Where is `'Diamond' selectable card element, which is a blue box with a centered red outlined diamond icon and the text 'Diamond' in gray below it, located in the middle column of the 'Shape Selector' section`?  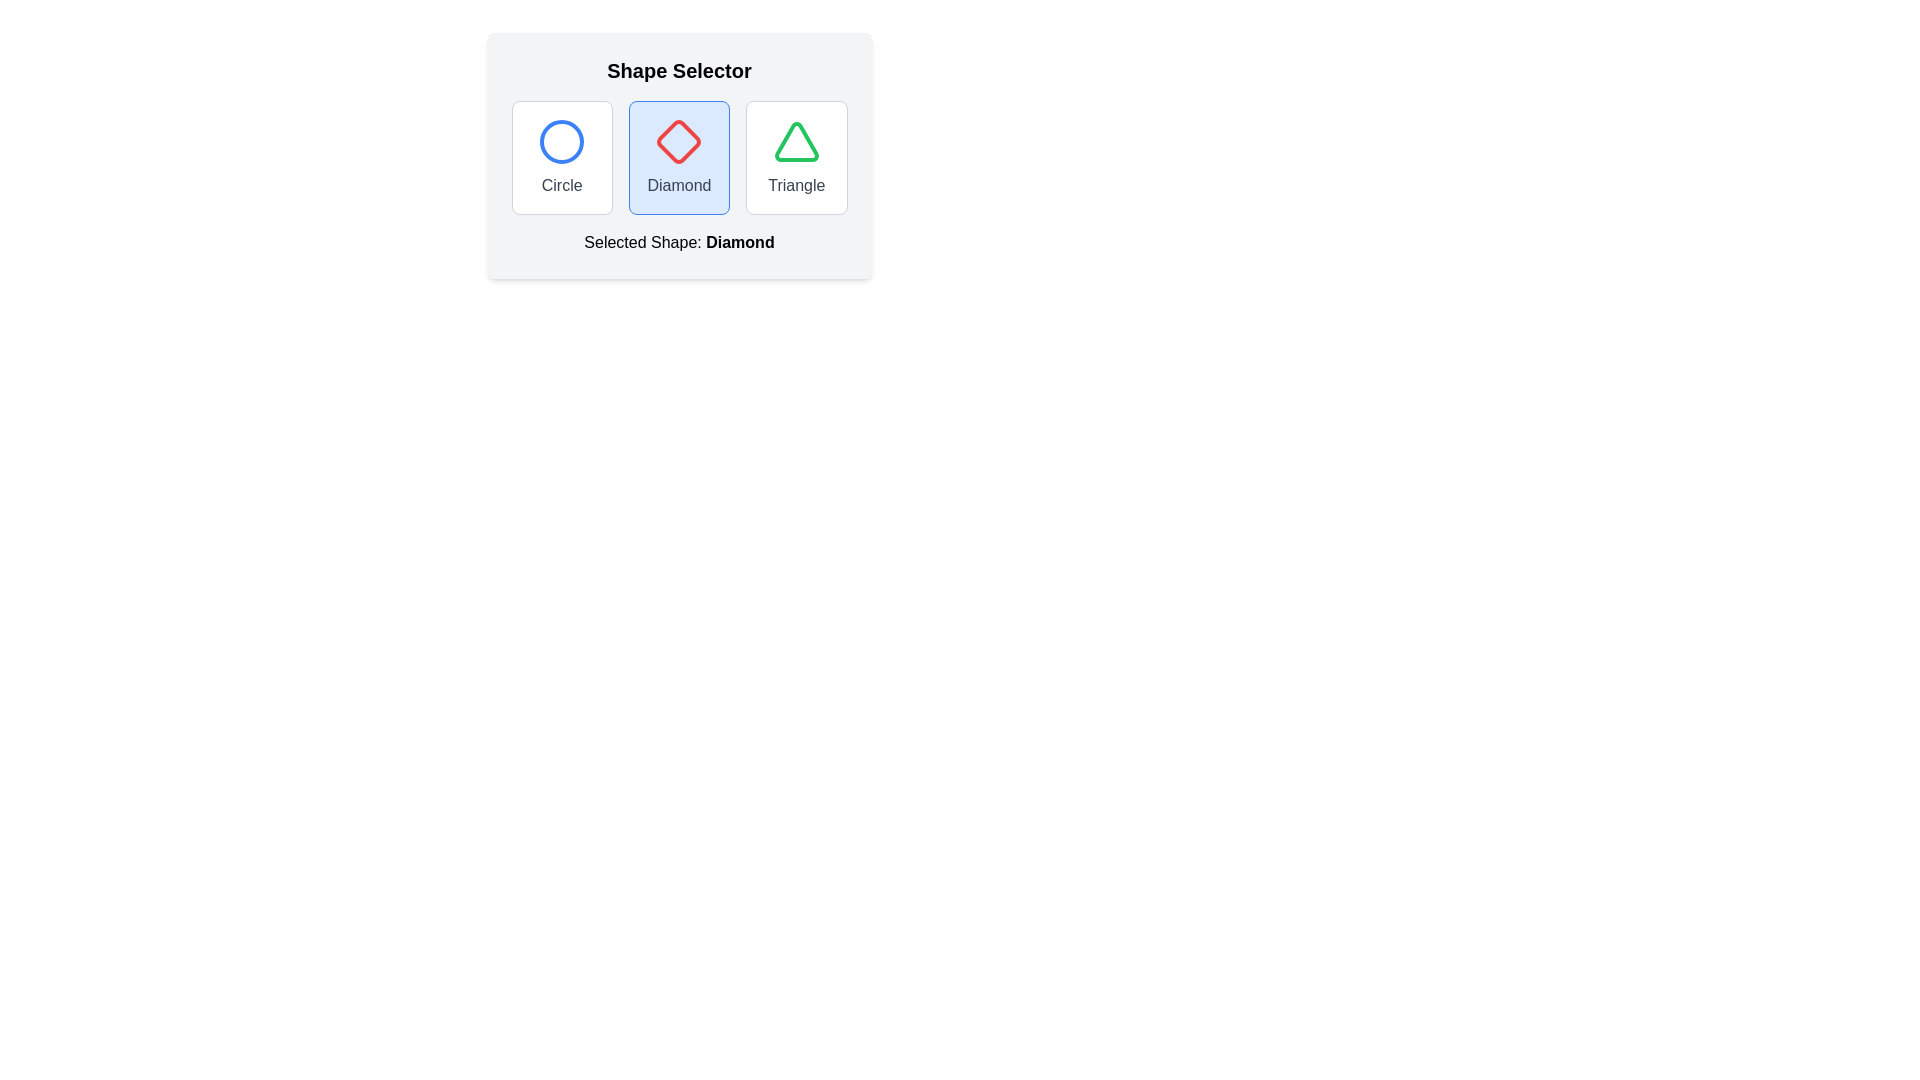 'Diamond' selectable card element, which is a blue box with a centered red outlined diamond icon and the text 'Diamond' in gray below it, located in the middle column of the 'Shape Selector' section is located at coordinates (679, 157).